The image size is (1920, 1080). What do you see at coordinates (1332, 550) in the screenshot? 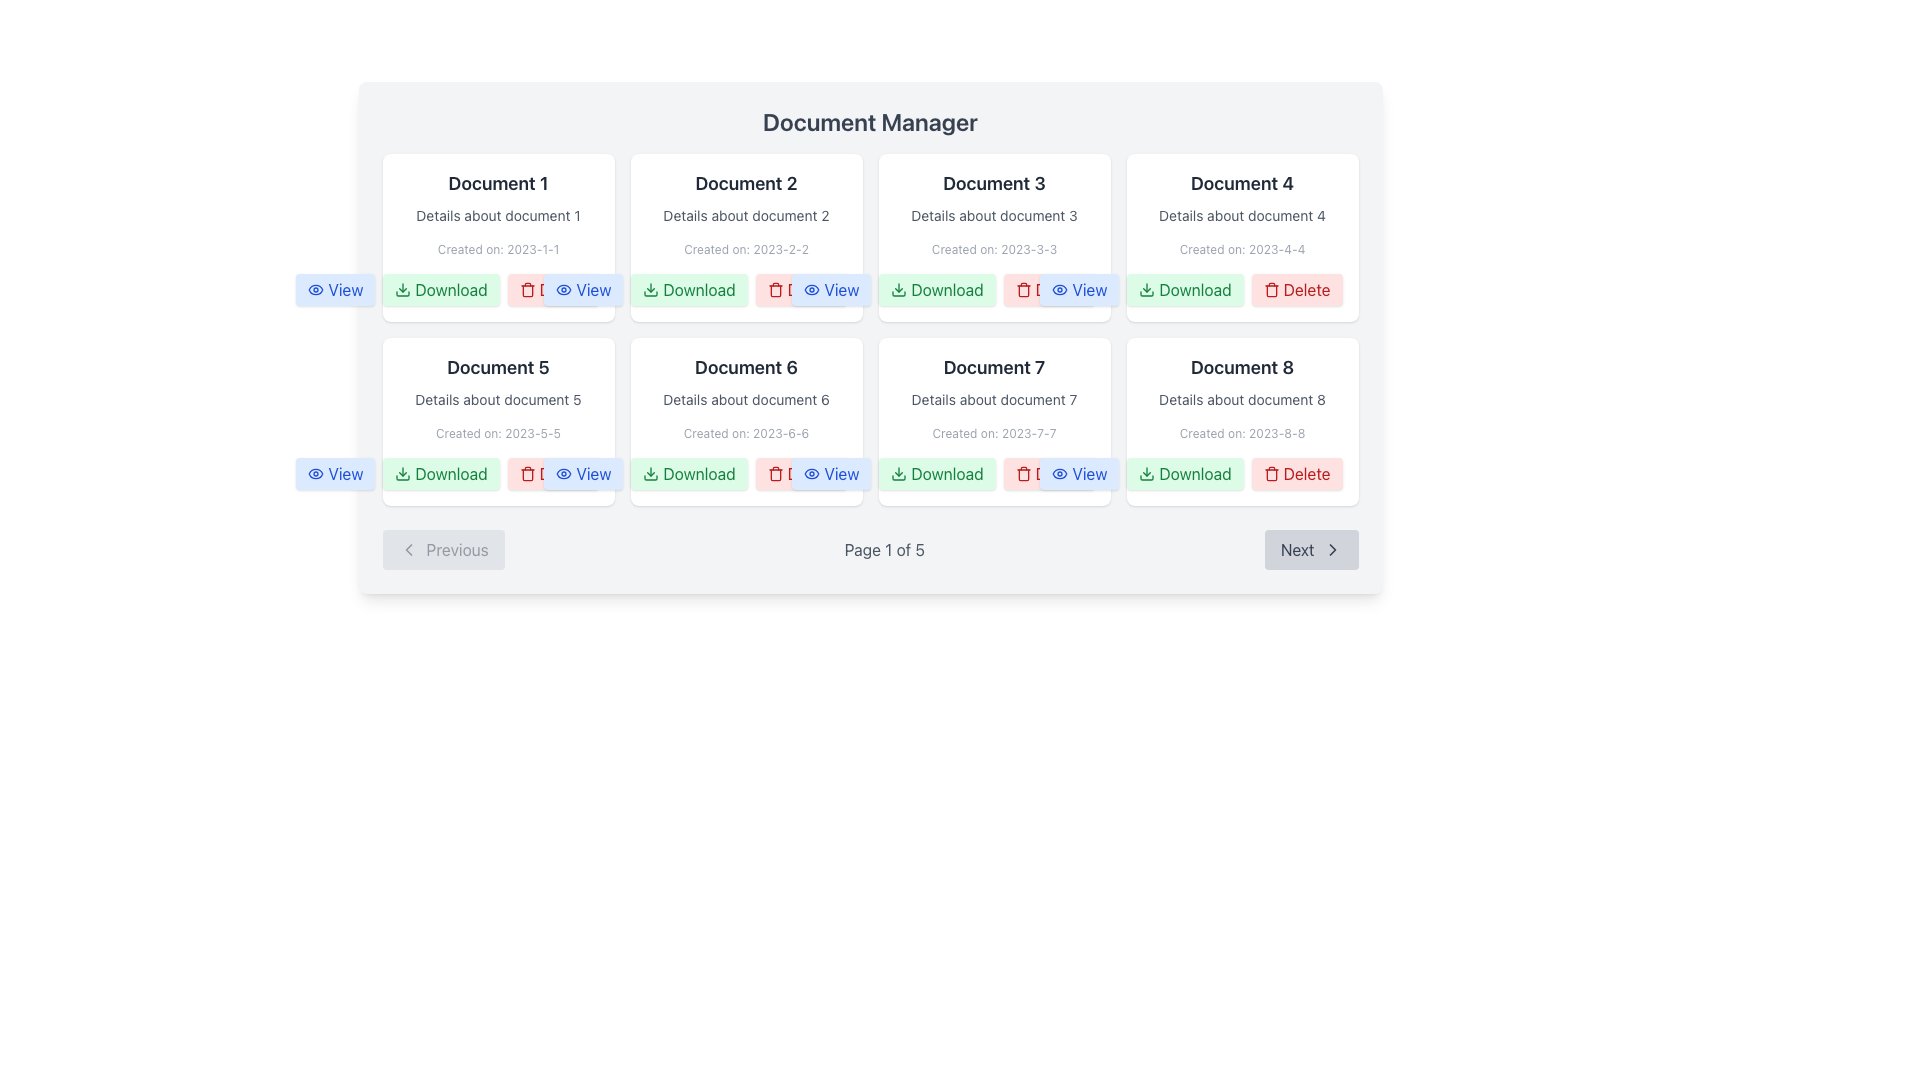
I see `the small right-pointing arrow icon, which is the chevron embellishment of the 'Next' button located at the bottom-right corner of the interface` at bounding box center [1332, 550].